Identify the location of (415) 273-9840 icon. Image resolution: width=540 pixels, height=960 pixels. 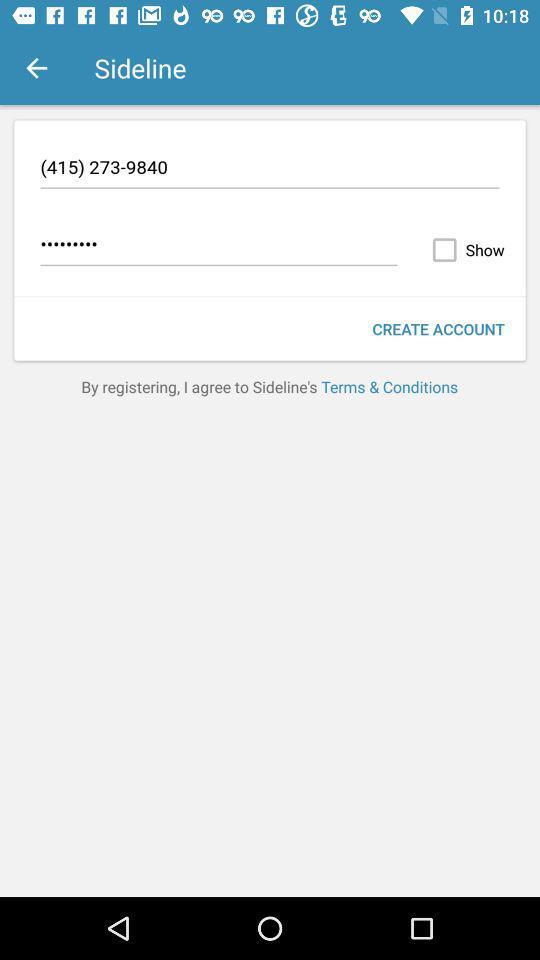
(270, 169).